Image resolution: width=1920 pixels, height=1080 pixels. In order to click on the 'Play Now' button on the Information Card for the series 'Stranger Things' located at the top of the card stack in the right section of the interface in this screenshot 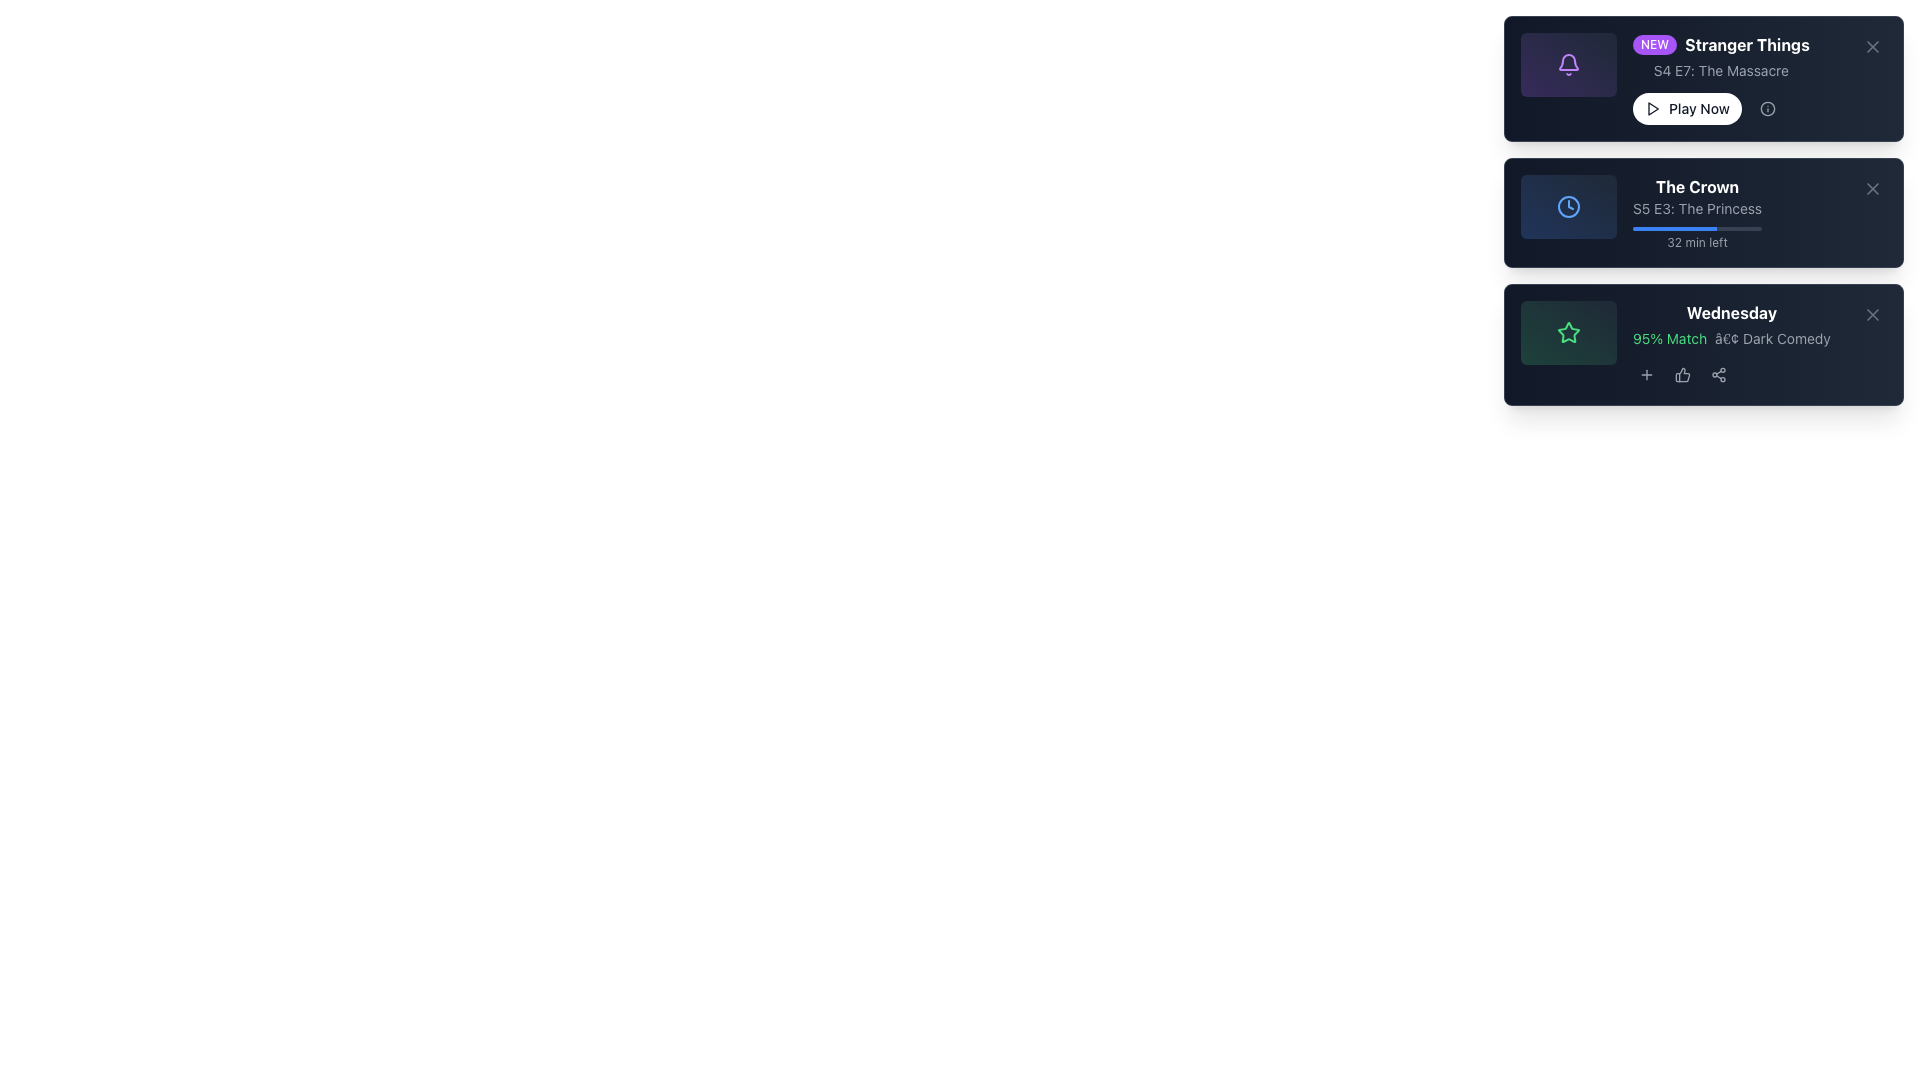, I will do `click(1665, 77)`.